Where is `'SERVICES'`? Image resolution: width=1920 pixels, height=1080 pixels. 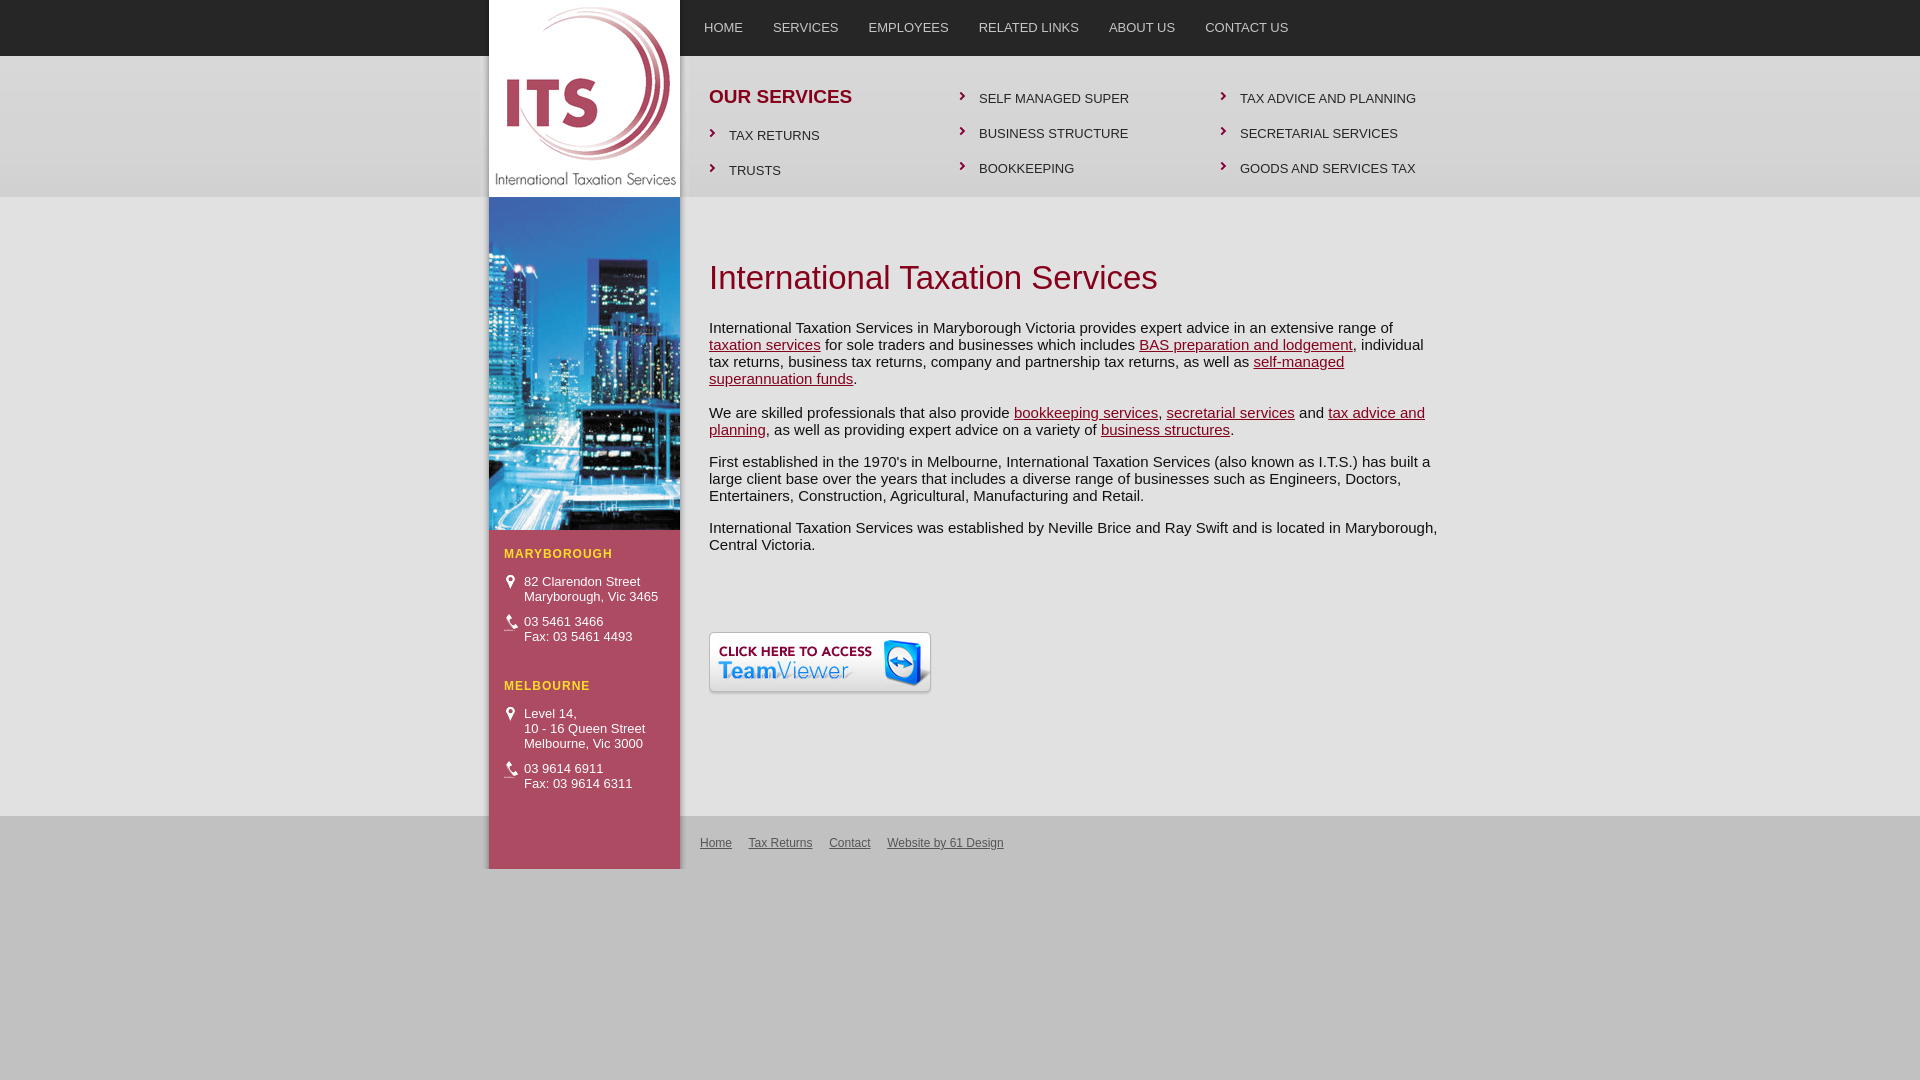
'SERVICES' is located at coordinates (806, 24).